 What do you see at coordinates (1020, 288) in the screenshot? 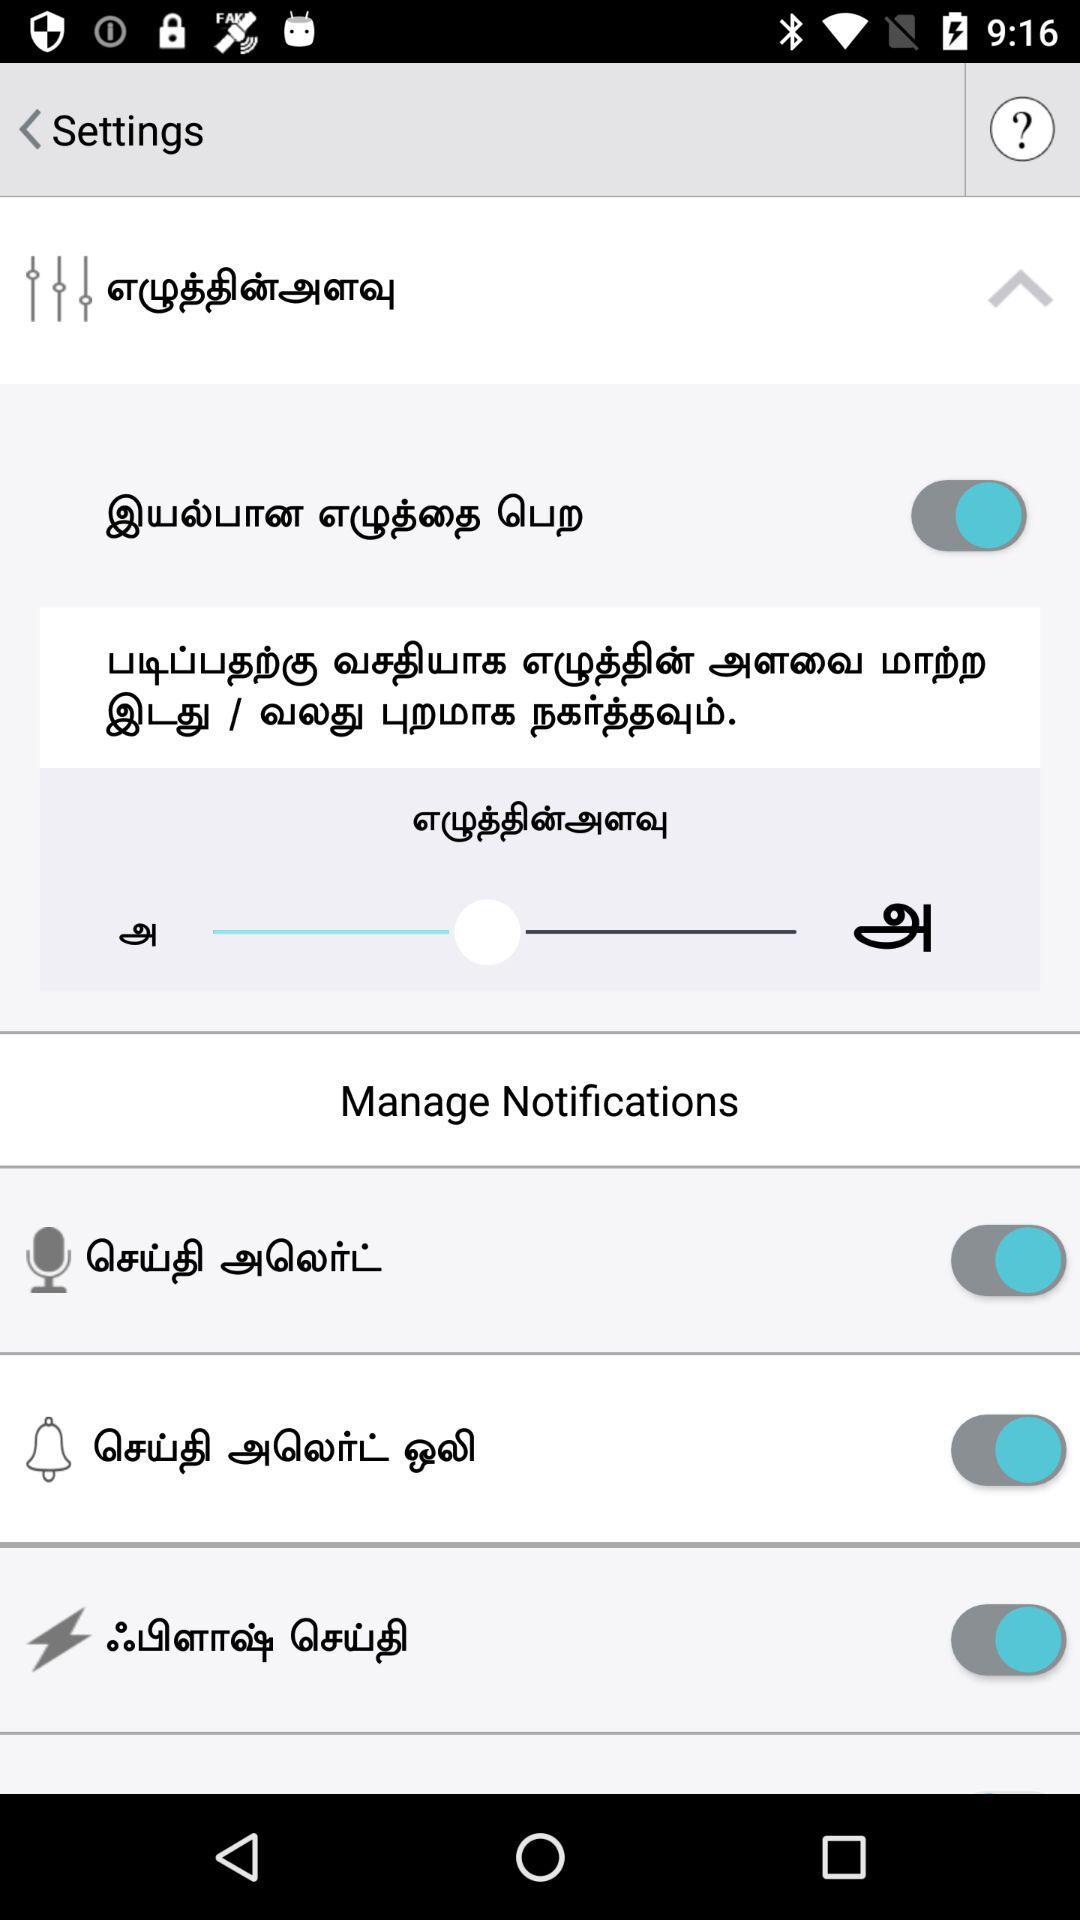
I see `collapse option list` at bounding box center [1020, 288].